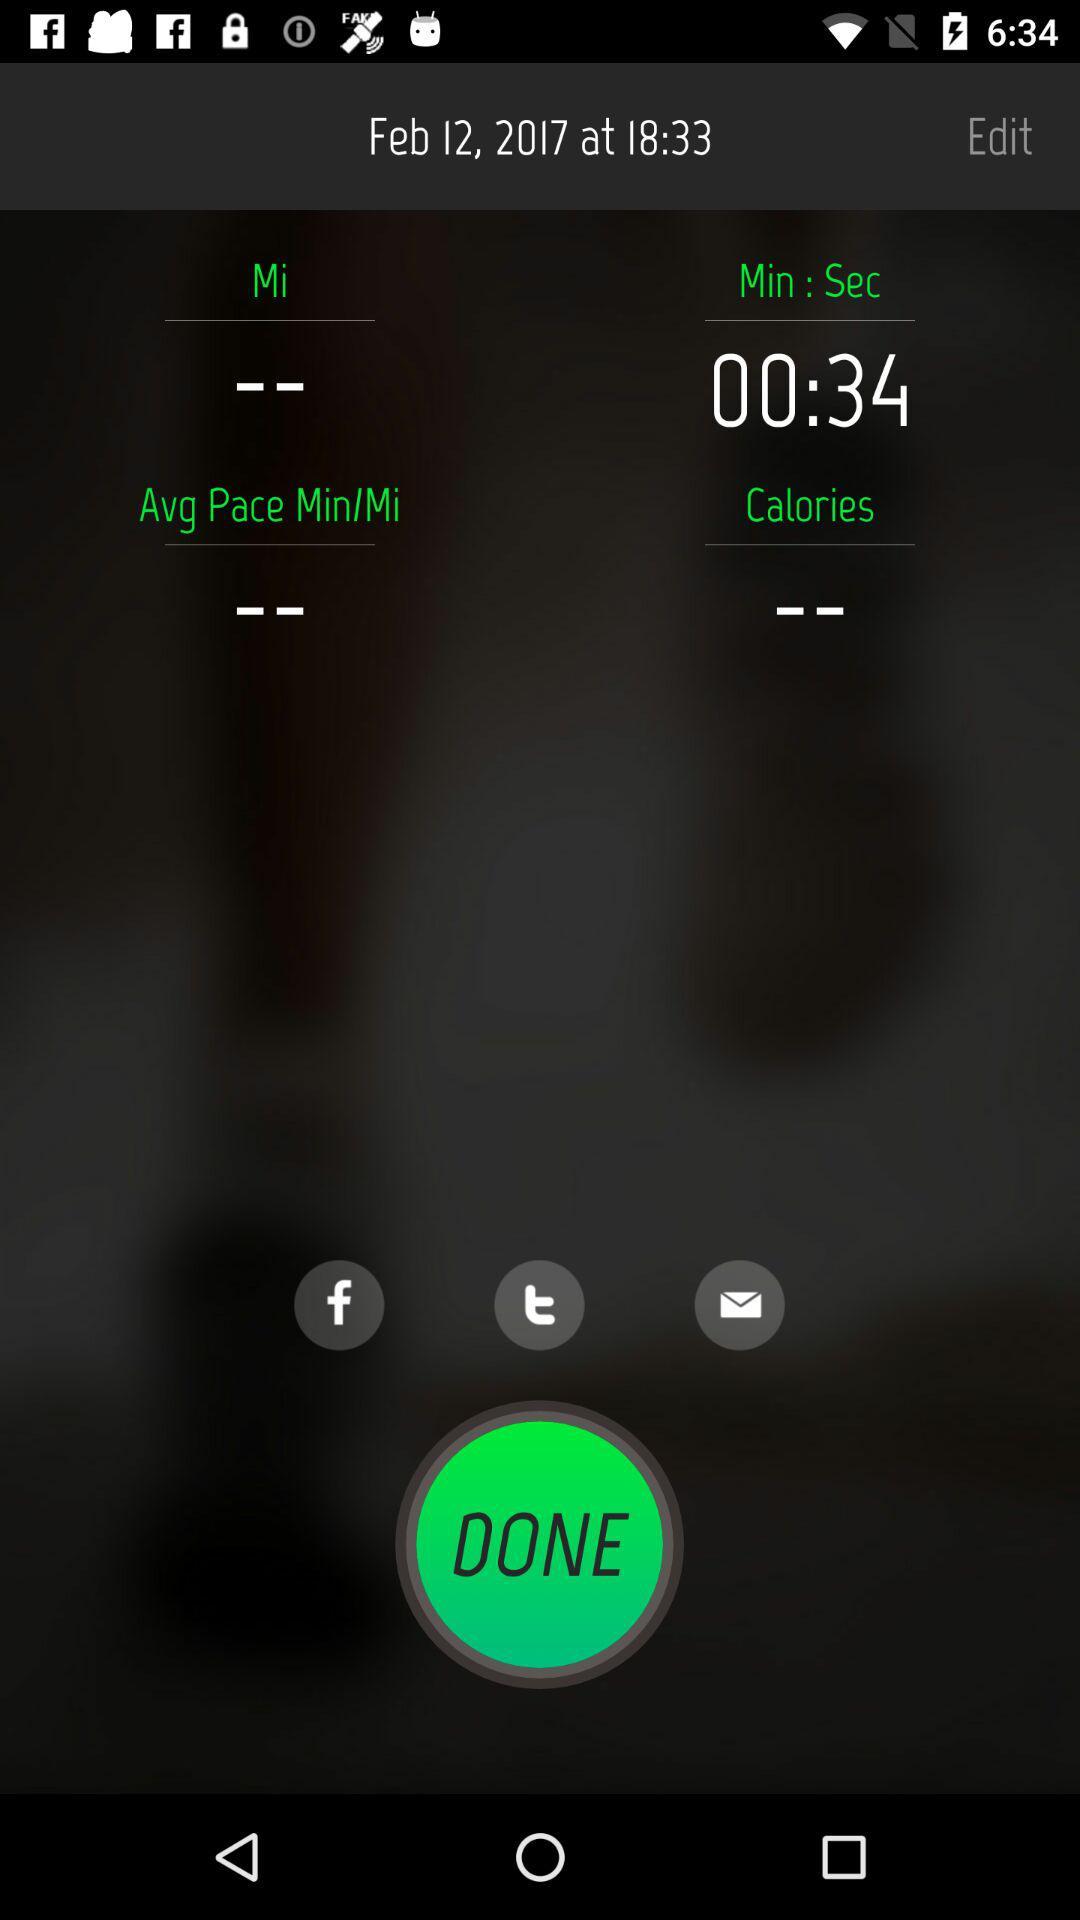  Describe the element at coordinates (538, 1305) in the screenshot. I see `share to twitter` at that location.